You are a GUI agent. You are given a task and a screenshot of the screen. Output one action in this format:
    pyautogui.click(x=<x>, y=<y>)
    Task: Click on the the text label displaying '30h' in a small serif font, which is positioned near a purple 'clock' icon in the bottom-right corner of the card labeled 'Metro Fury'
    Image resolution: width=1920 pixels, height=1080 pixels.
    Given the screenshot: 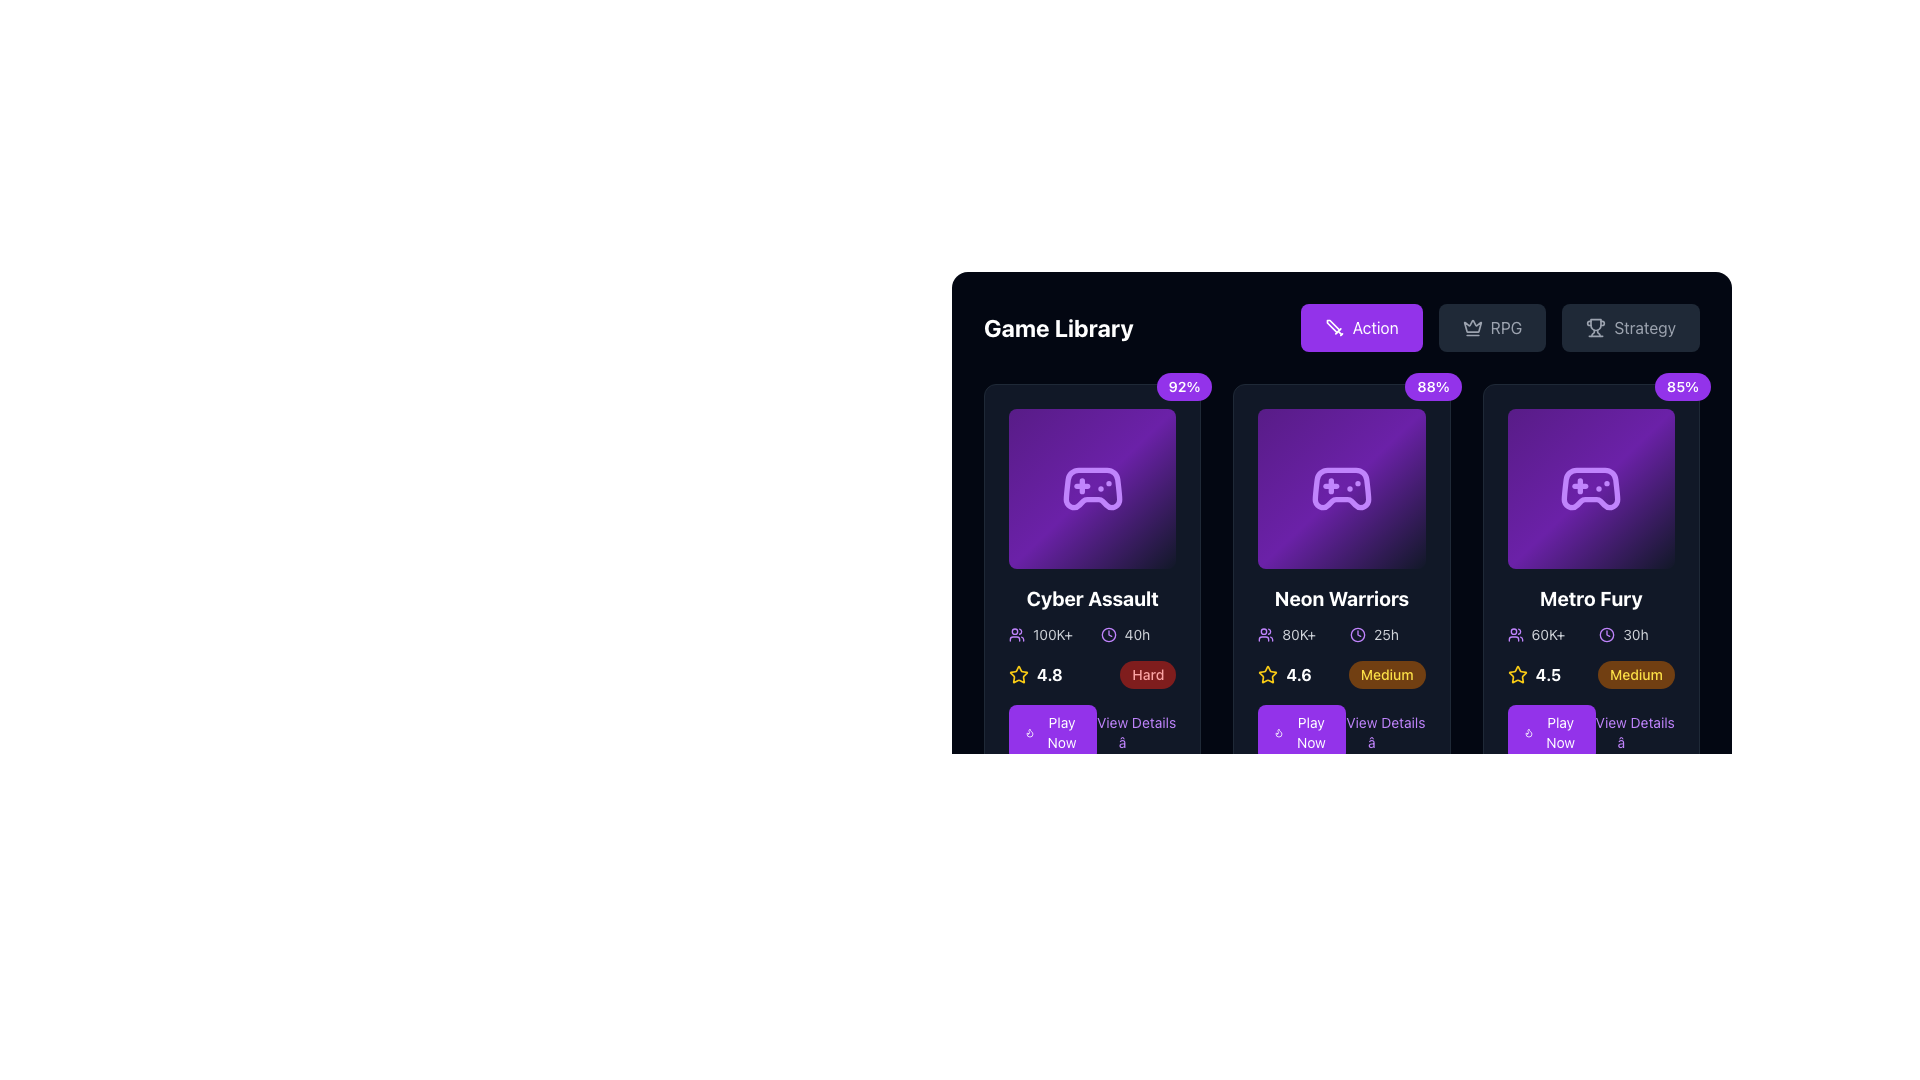 What is the action you would take?
    pyautogui.click(x=1636, y=635)
    